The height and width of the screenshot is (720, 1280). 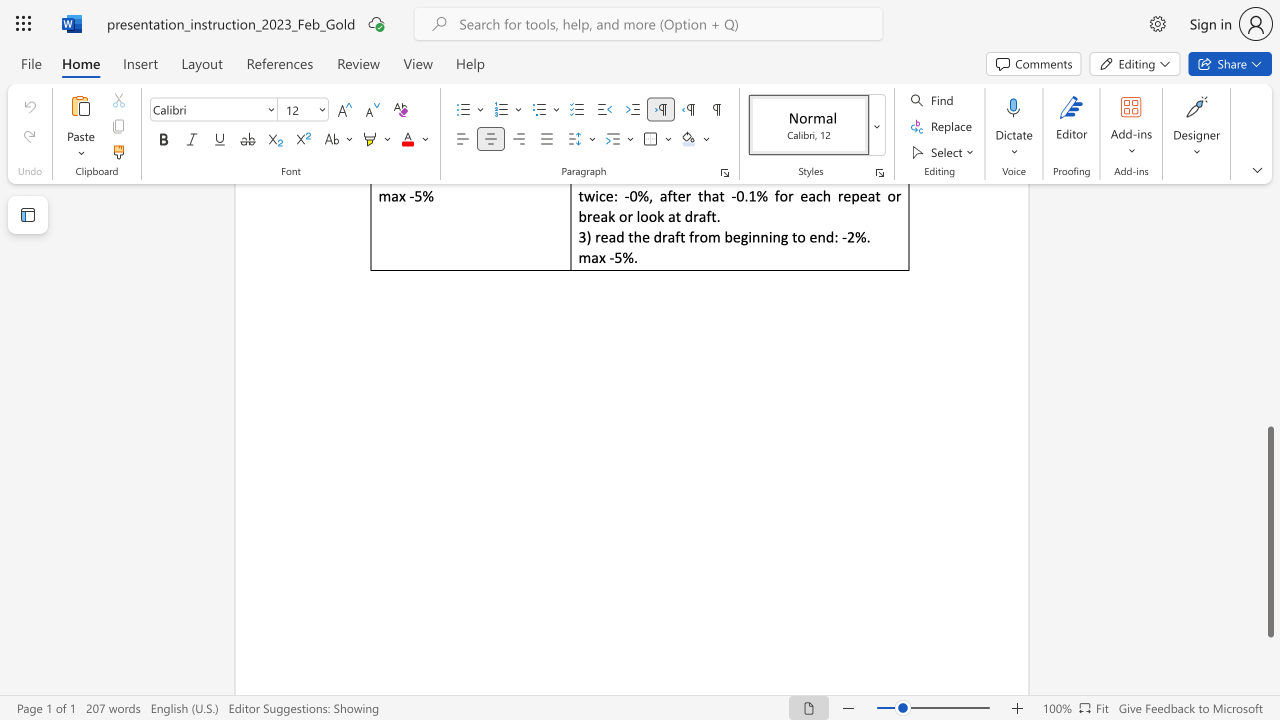 I want to click on the scrollbar to move the content higher, so click(x=1269, y=220).